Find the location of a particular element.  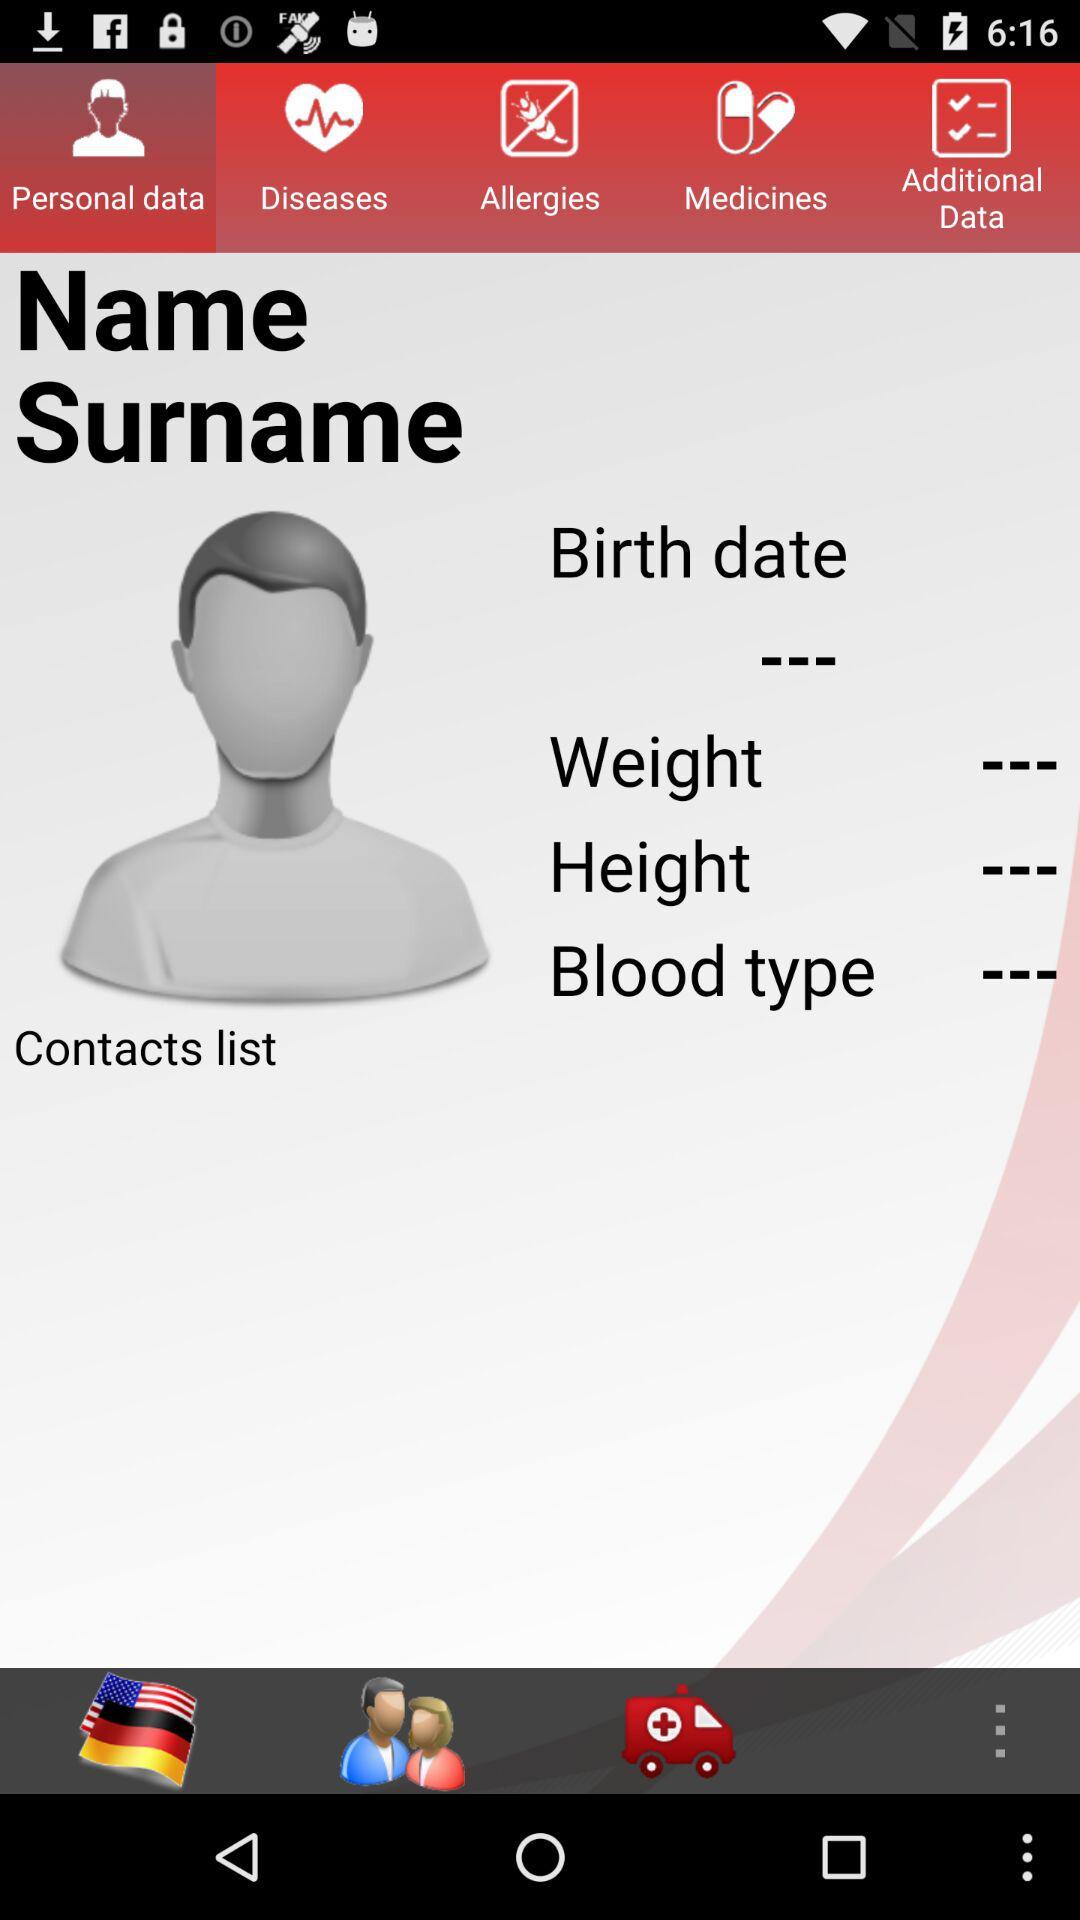

emergency button is located at coordinates (677, 1730).